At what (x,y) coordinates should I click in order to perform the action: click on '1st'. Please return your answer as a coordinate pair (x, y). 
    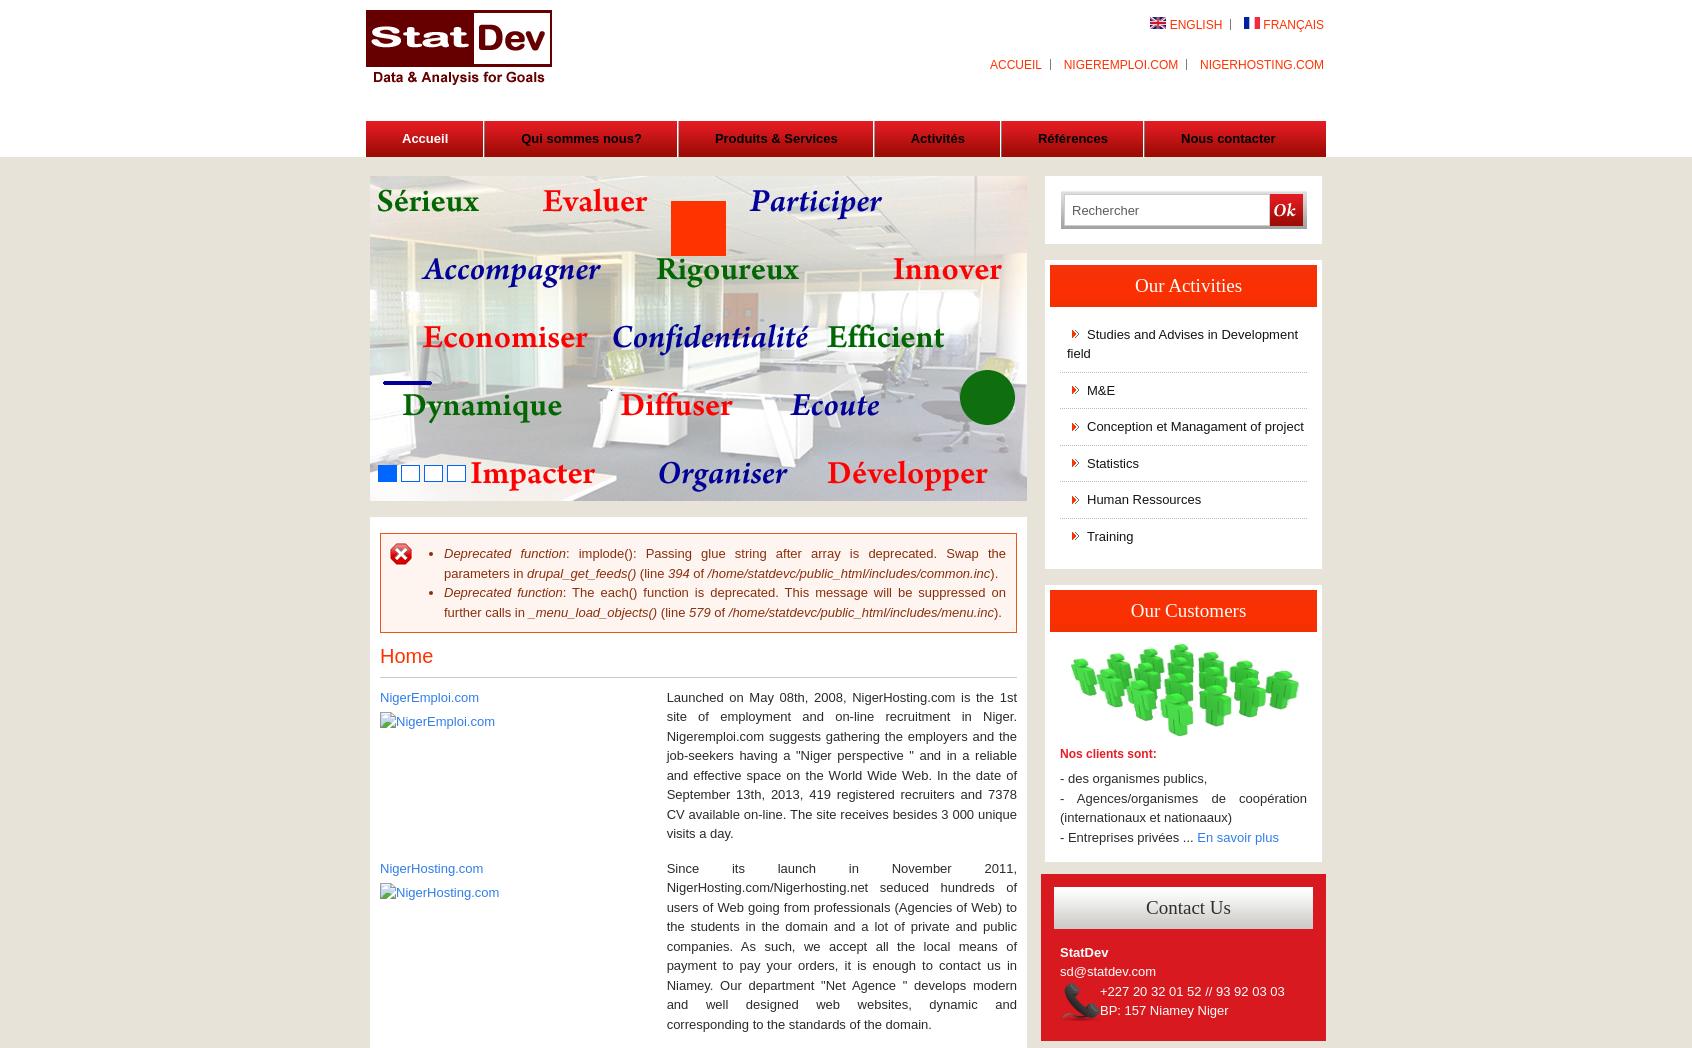
    Looking at the image, I should click on (1006, 696).